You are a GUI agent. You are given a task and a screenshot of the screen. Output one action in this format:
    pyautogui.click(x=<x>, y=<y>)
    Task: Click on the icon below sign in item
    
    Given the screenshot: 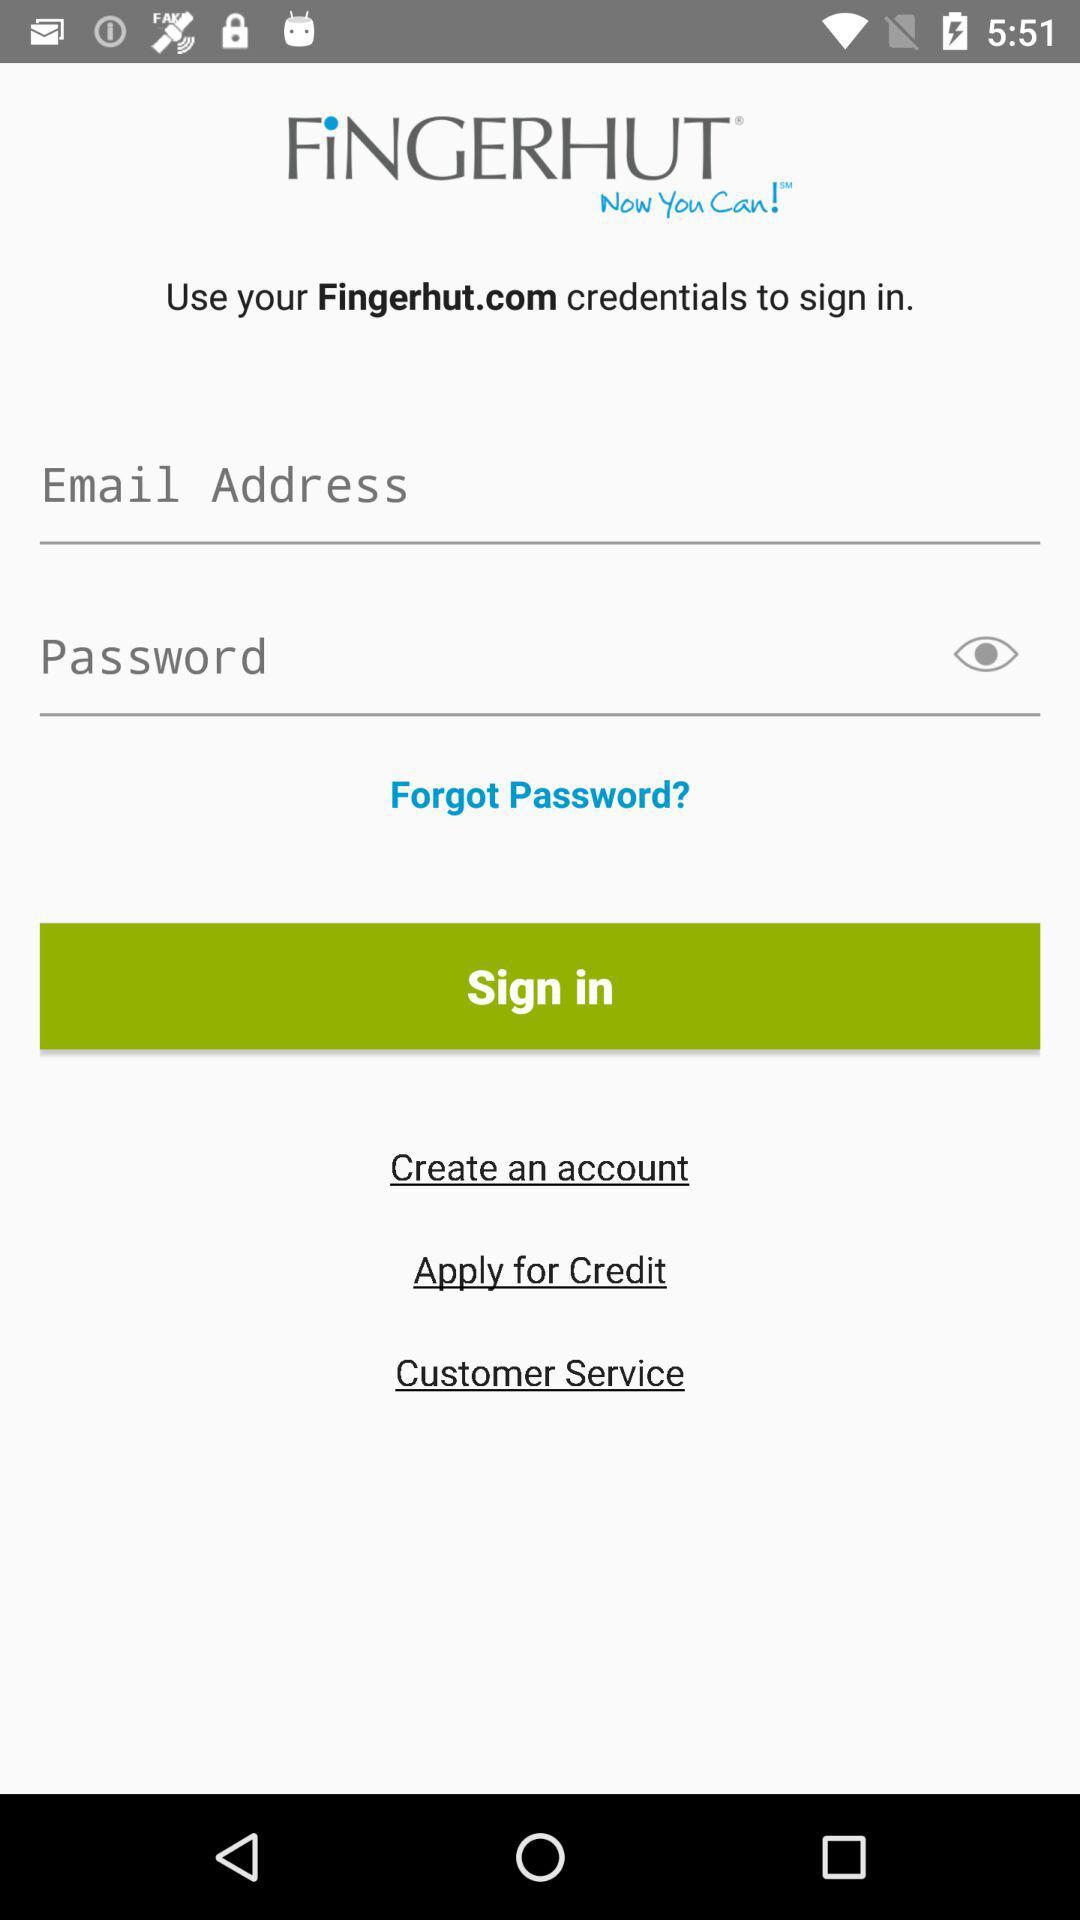 What is the action you would take?
    pyautogui.click(x=538, y=1166)
    